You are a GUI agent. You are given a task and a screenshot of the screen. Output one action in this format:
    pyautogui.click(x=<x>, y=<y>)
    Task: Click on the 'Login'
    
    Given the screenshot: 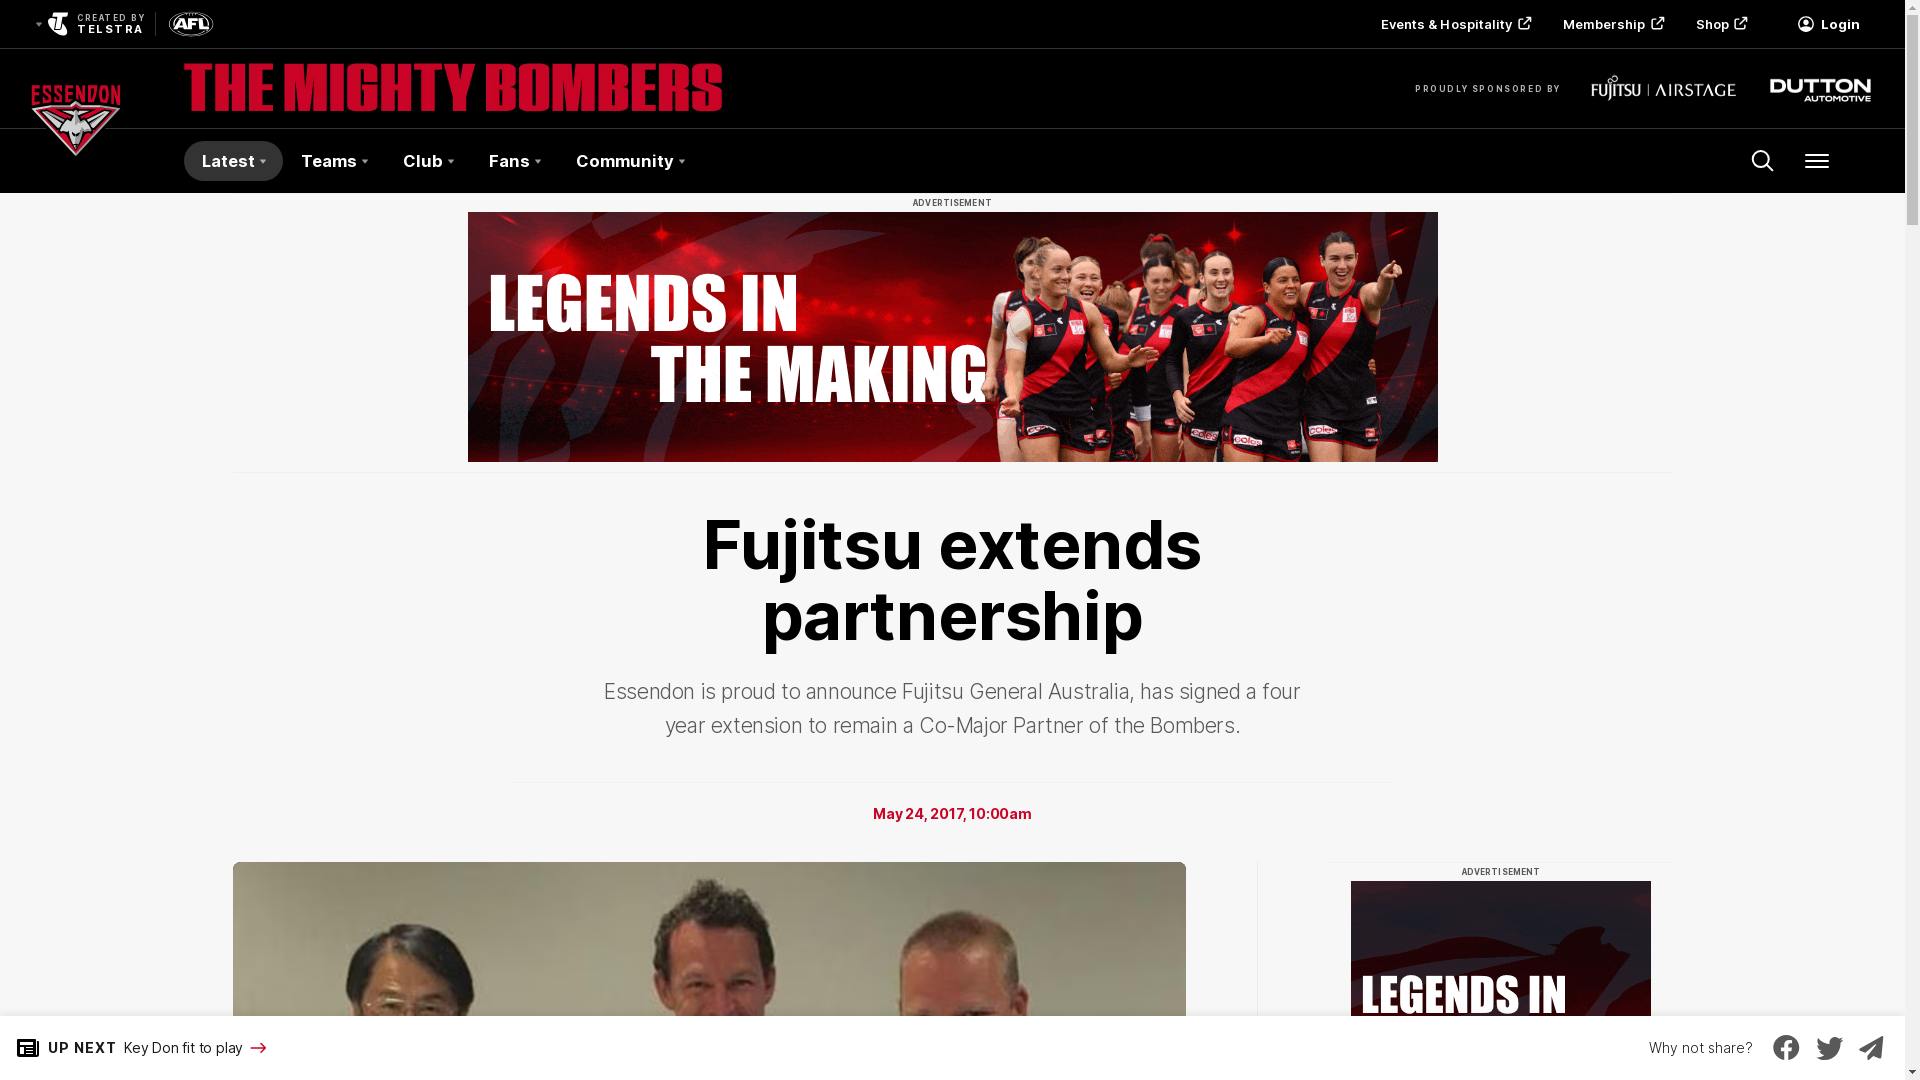 What is the action you would take?
    pyautogui.click(x=1776, y=23)
    